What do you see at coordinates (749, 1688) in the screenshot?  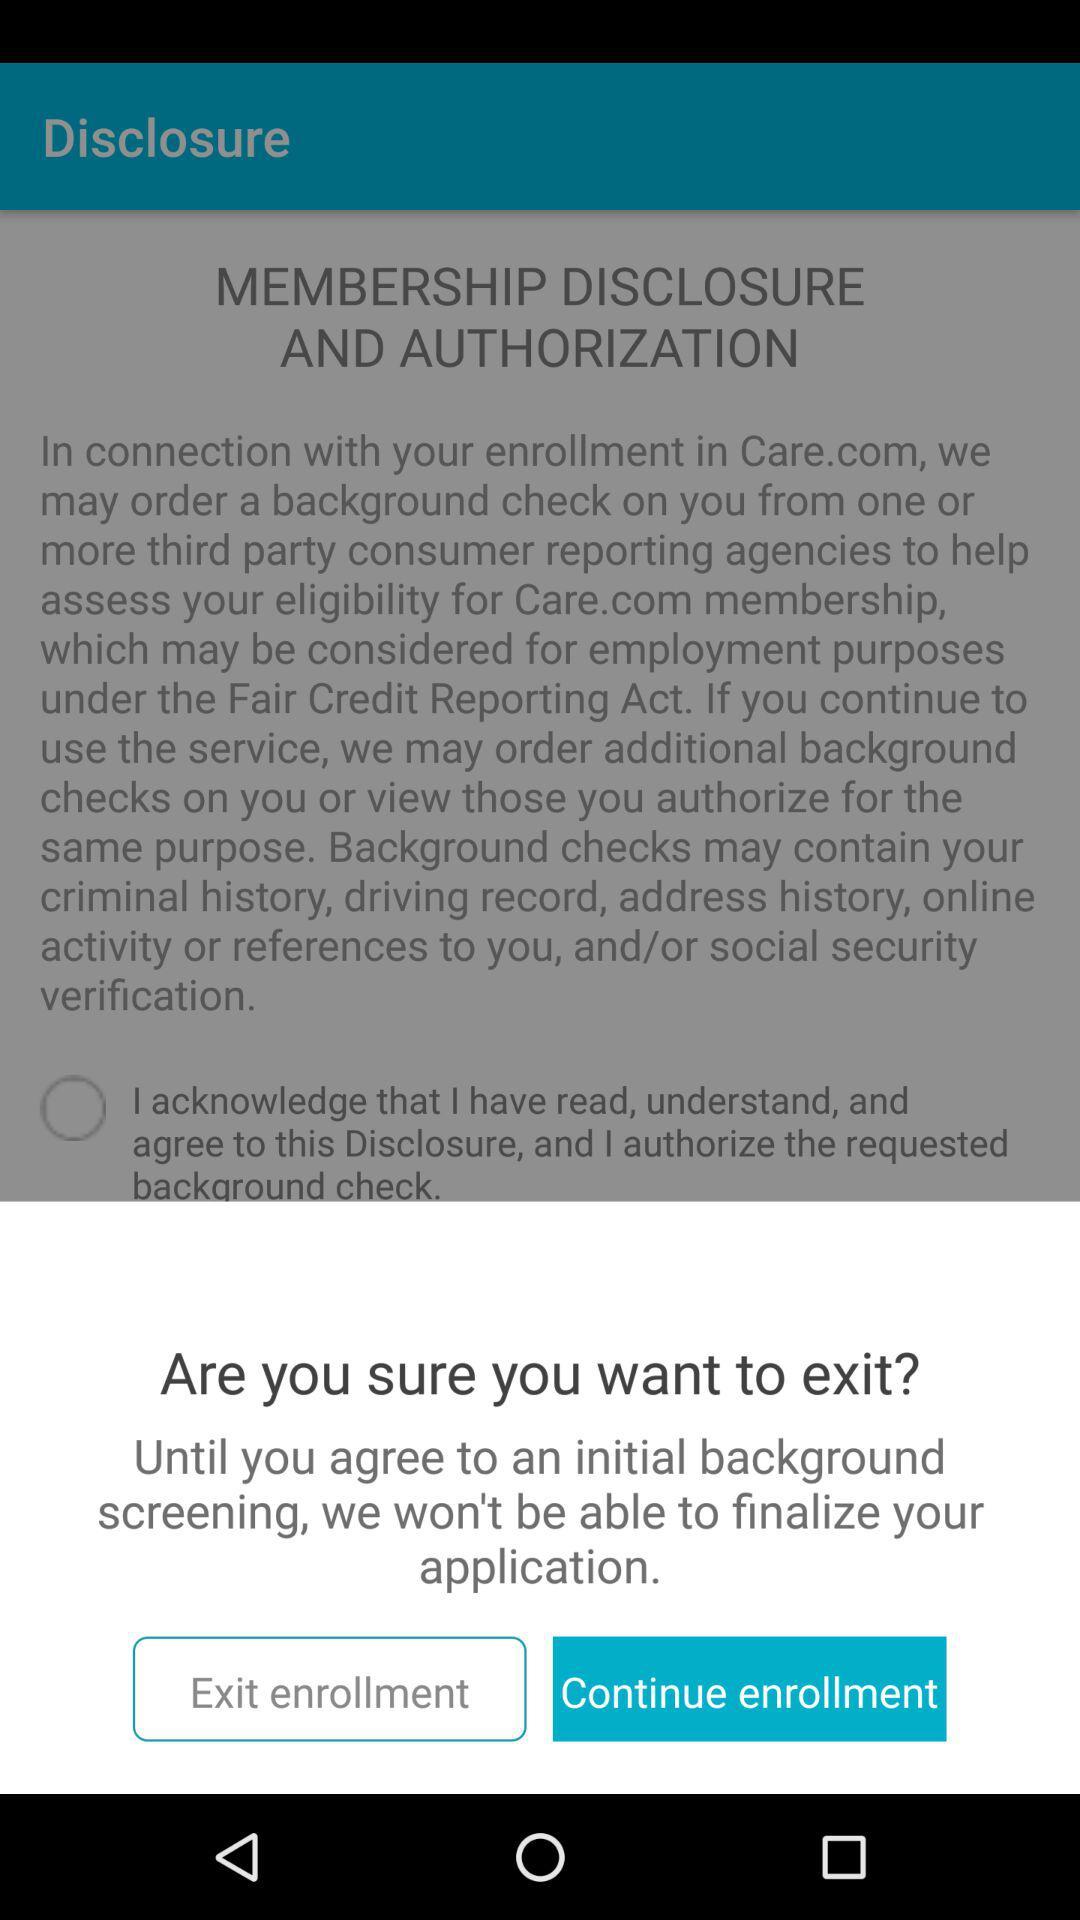 I see `the item below until you agree` at bounding box center [749, 1688].